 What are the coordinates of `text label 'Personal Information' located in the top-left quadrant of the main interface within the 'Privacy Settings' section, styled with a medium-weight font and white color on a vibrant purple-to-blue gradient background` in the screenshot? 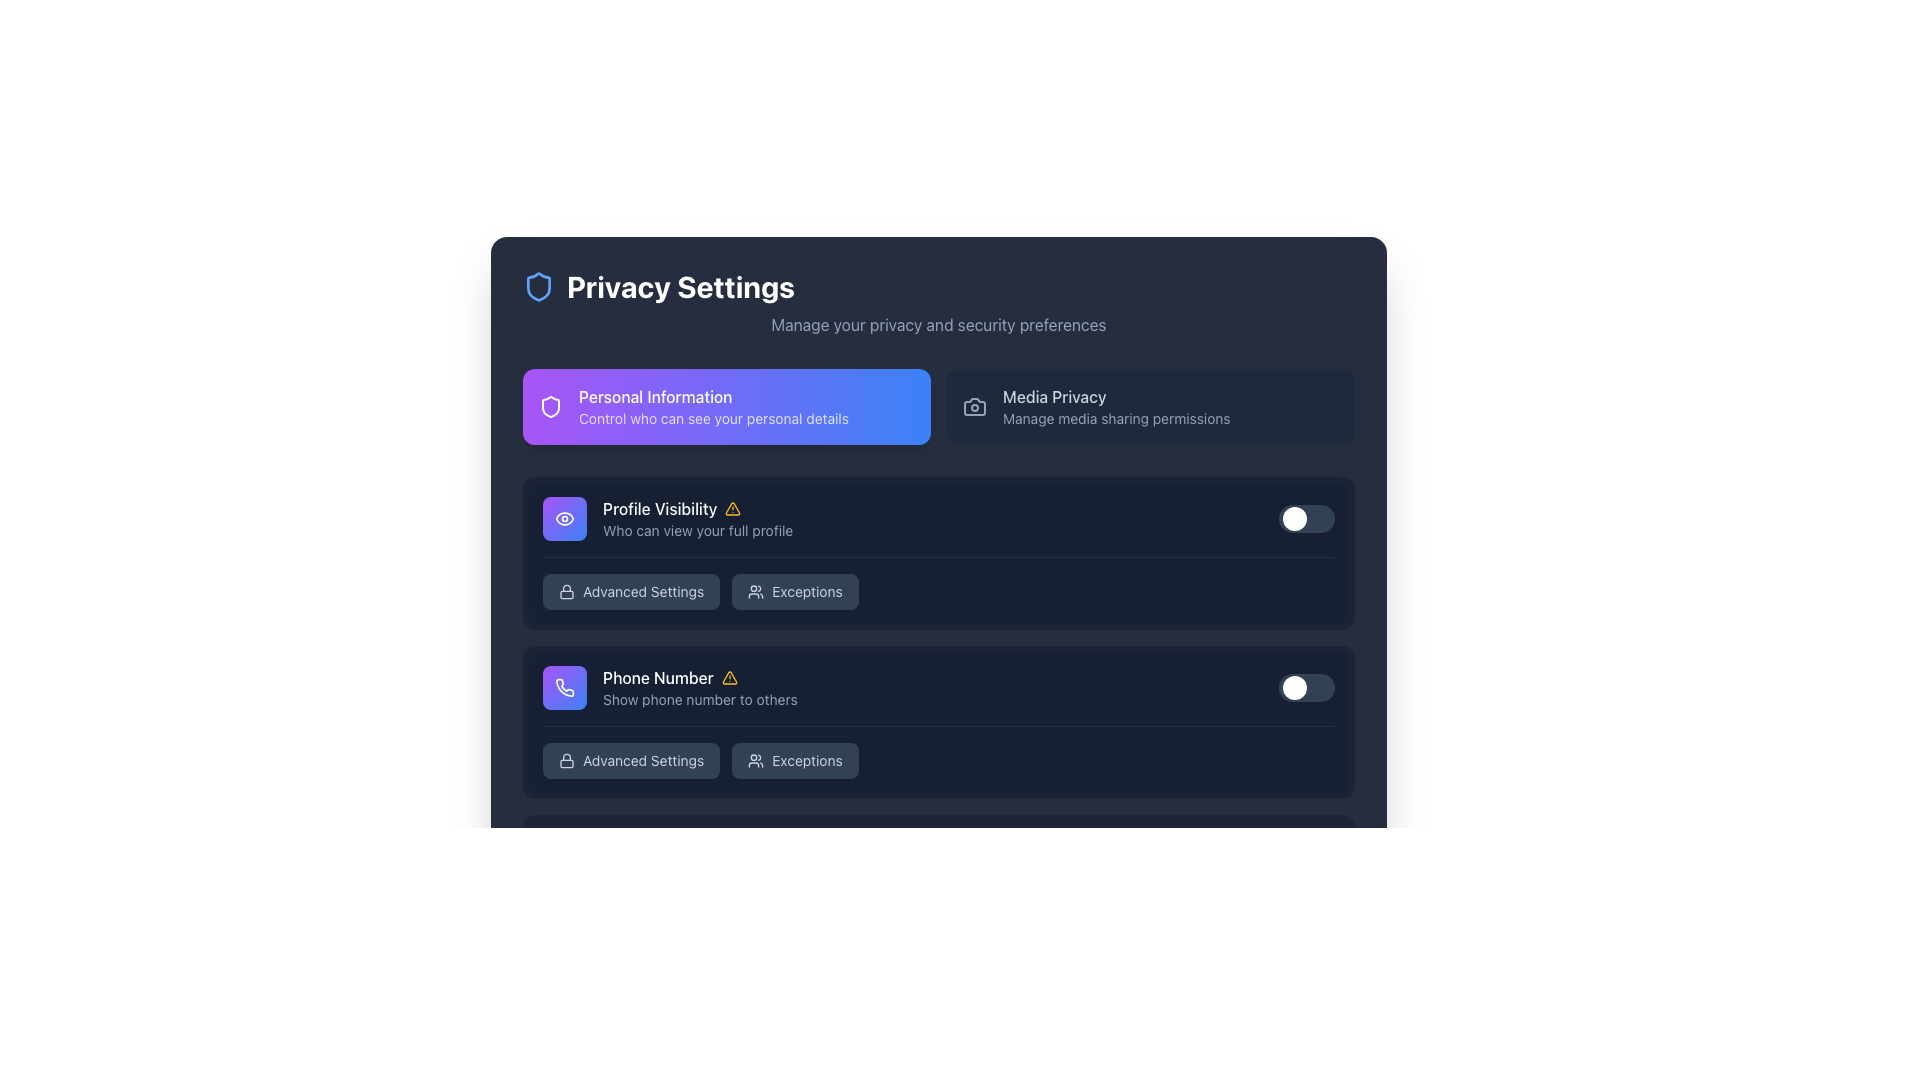 It's located at (714, 397).